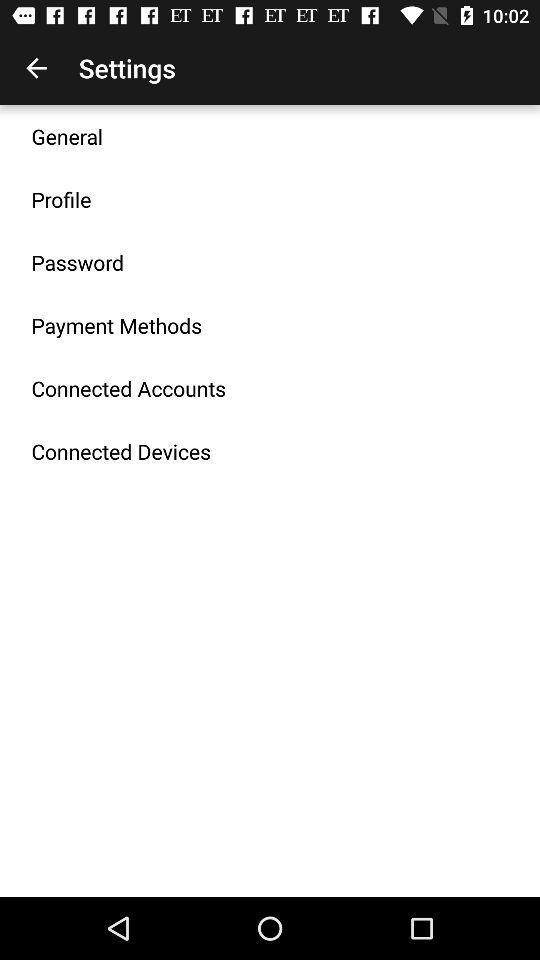 The image size is (540, 960). What do you see at coordinates (121, 451) in the screenshot?
I see `the icon below connected accounts icon` at bounding box center [121, 451].